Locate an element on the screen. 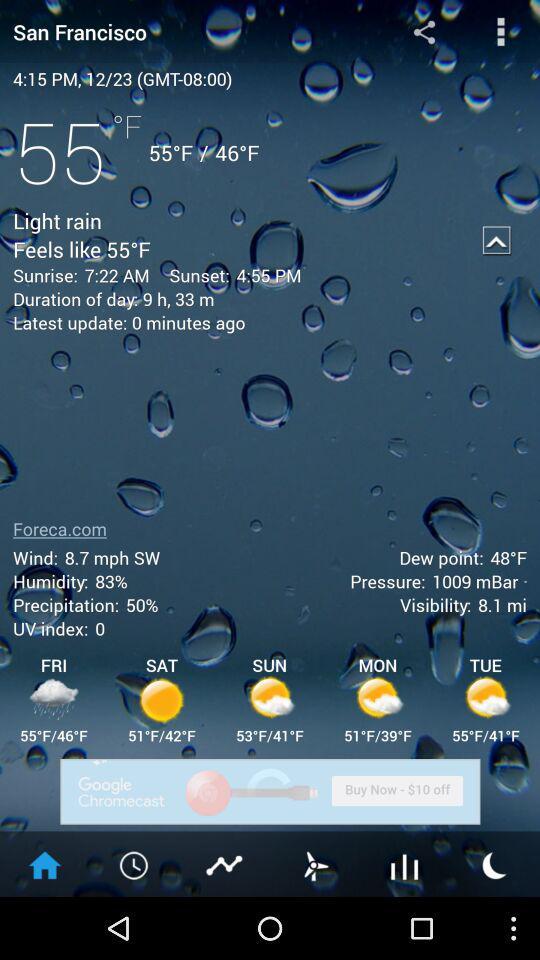 The image size is (540, 960). buy now is located at coordinates (270, 791).